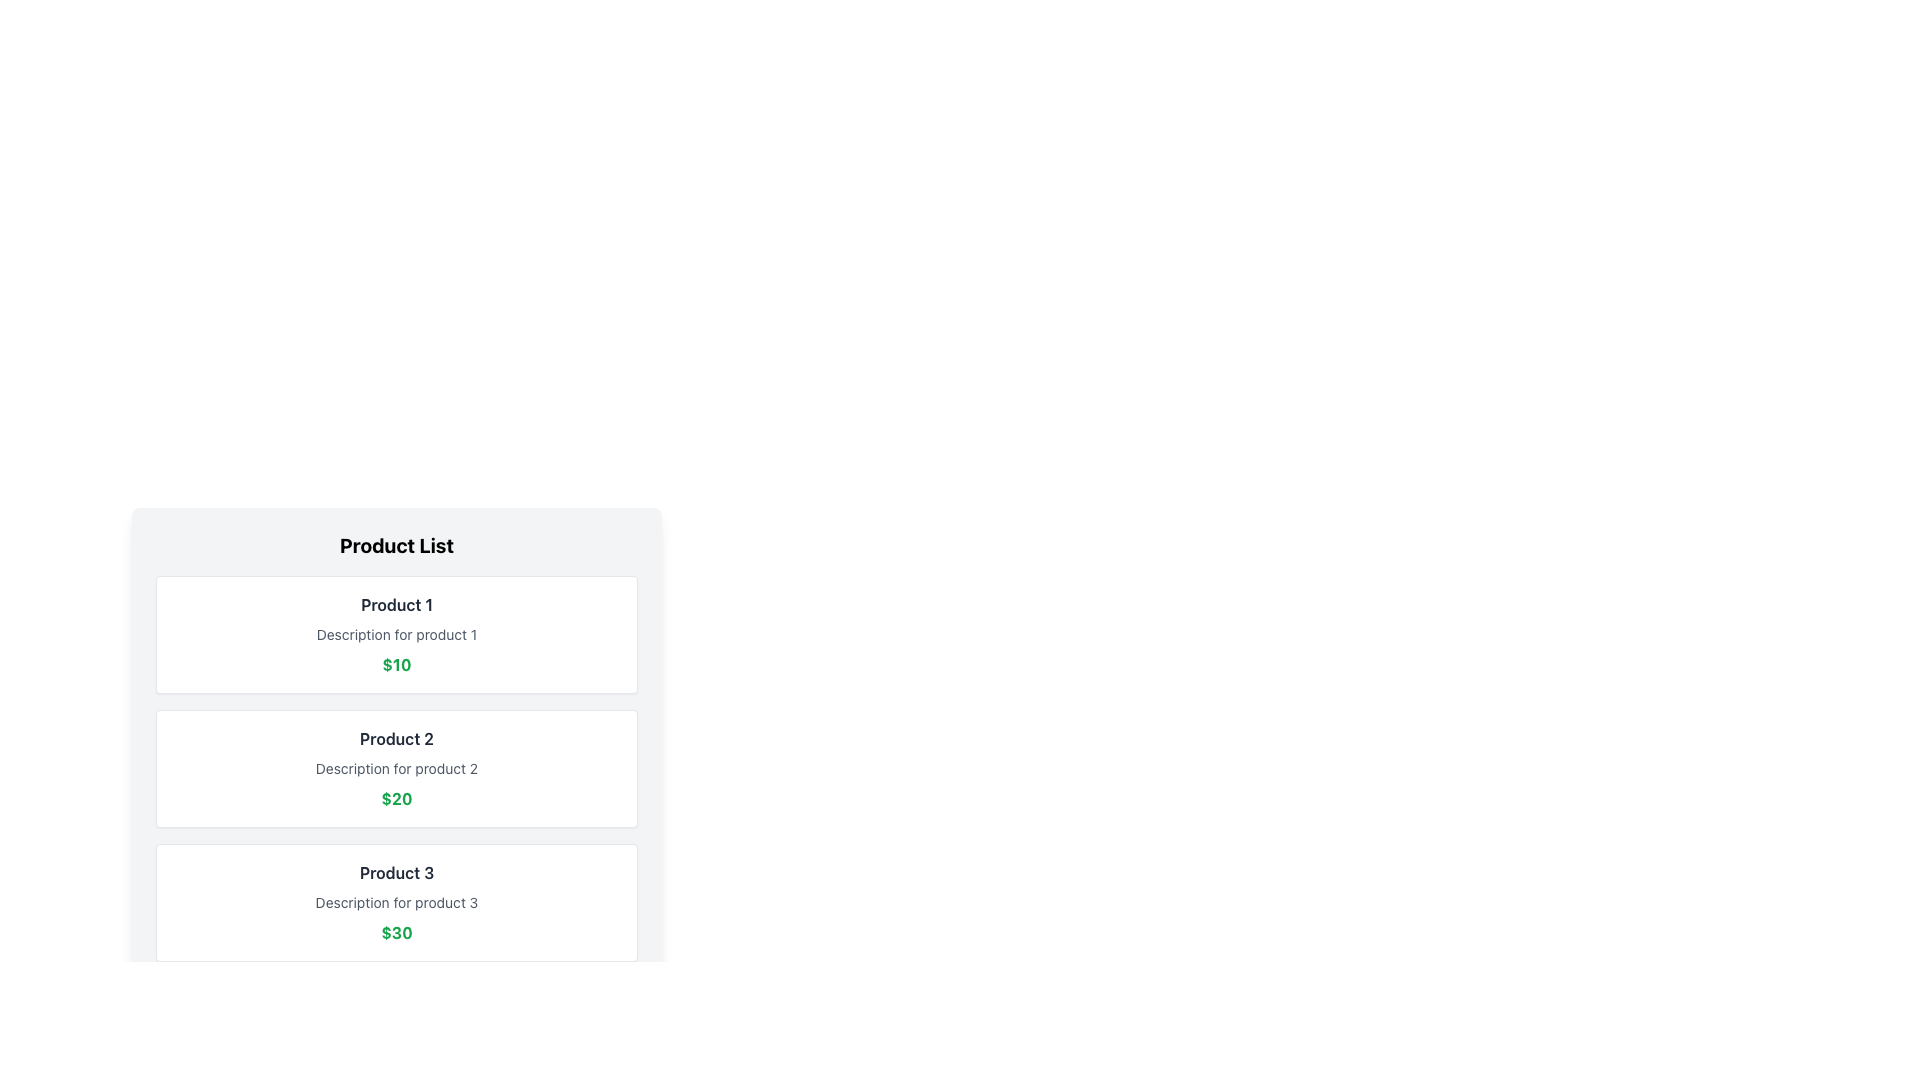 The width and height of the screenshot is (1920, 1080). What do you see at coordinates (397, 722) in the screenshot?
I see `product details of the list item displaying 'Product 2', which includes a sub-description and a price of '$20'` at bounding box center [397, 722].